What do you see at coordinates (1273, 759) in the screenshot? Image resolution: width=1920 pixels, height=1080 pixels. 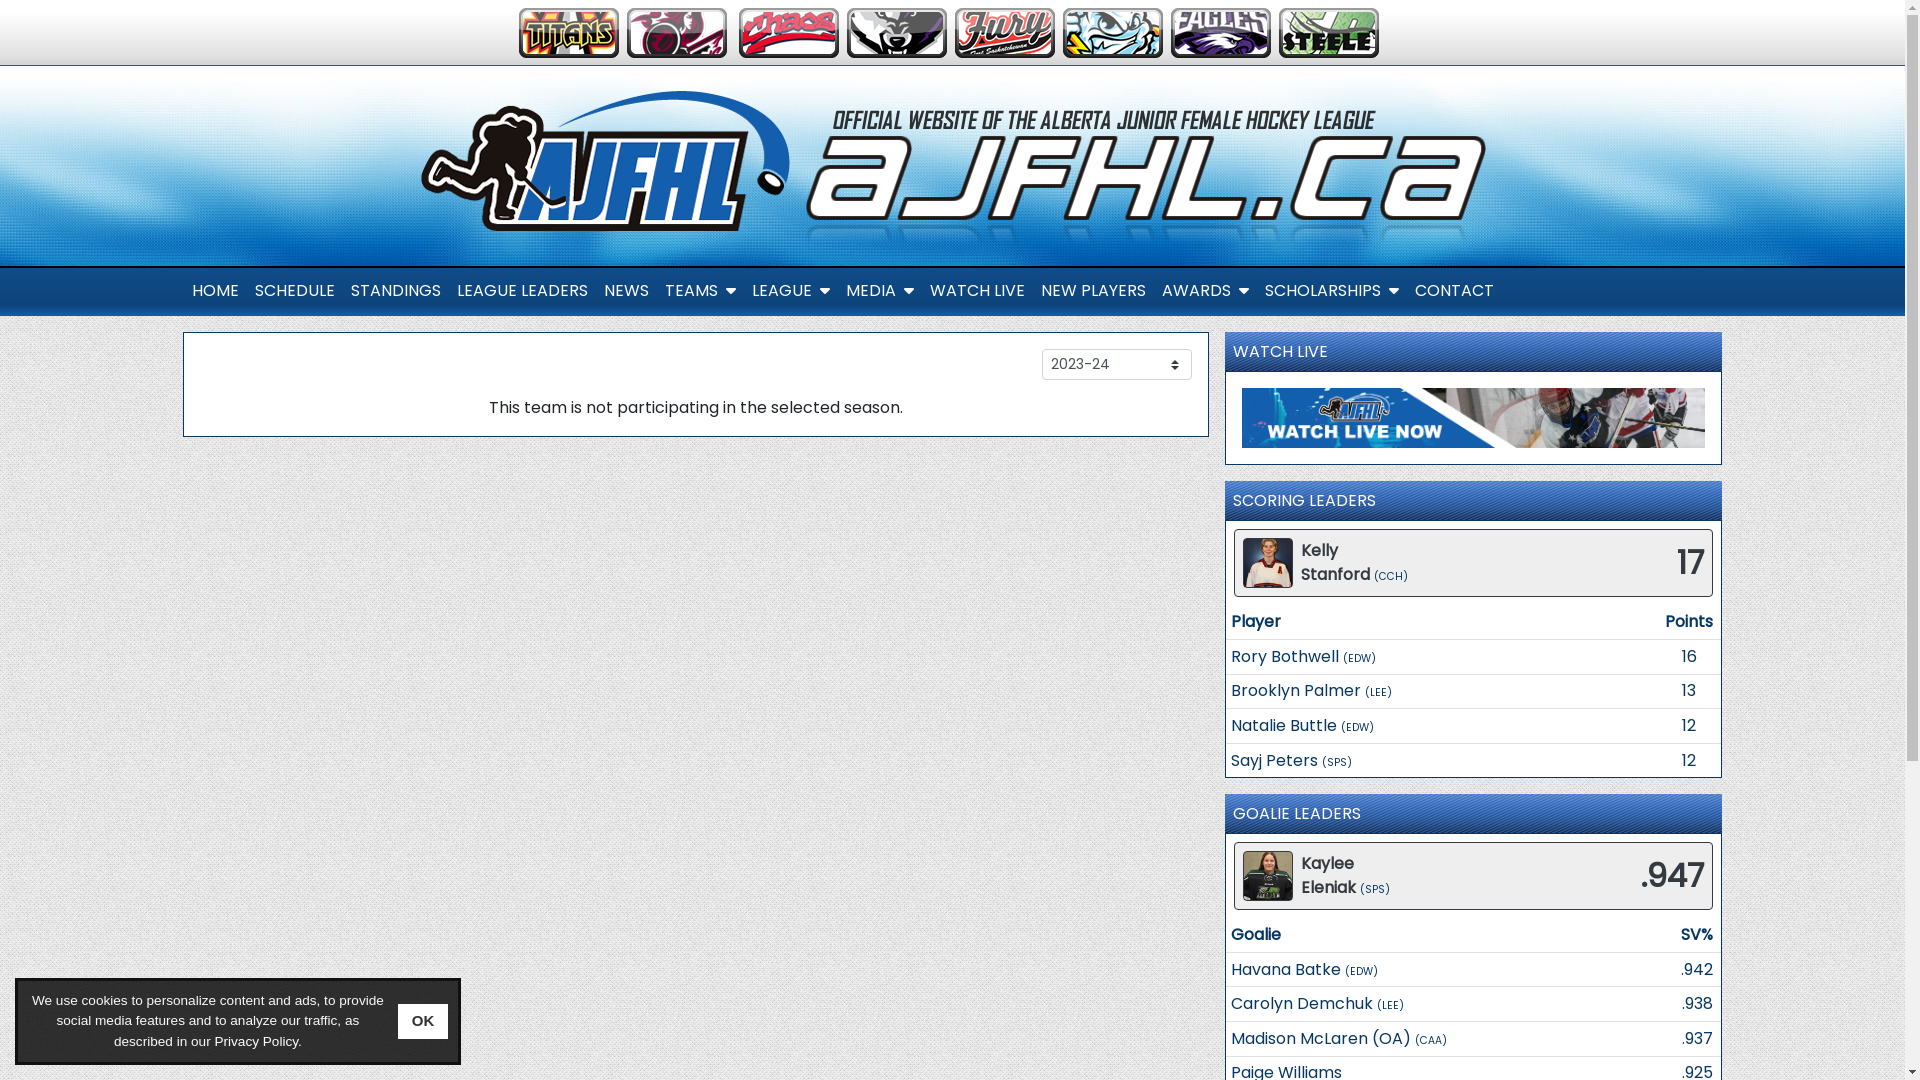 I see `'Sayj Peters'` at bounding box center [1273, 759].